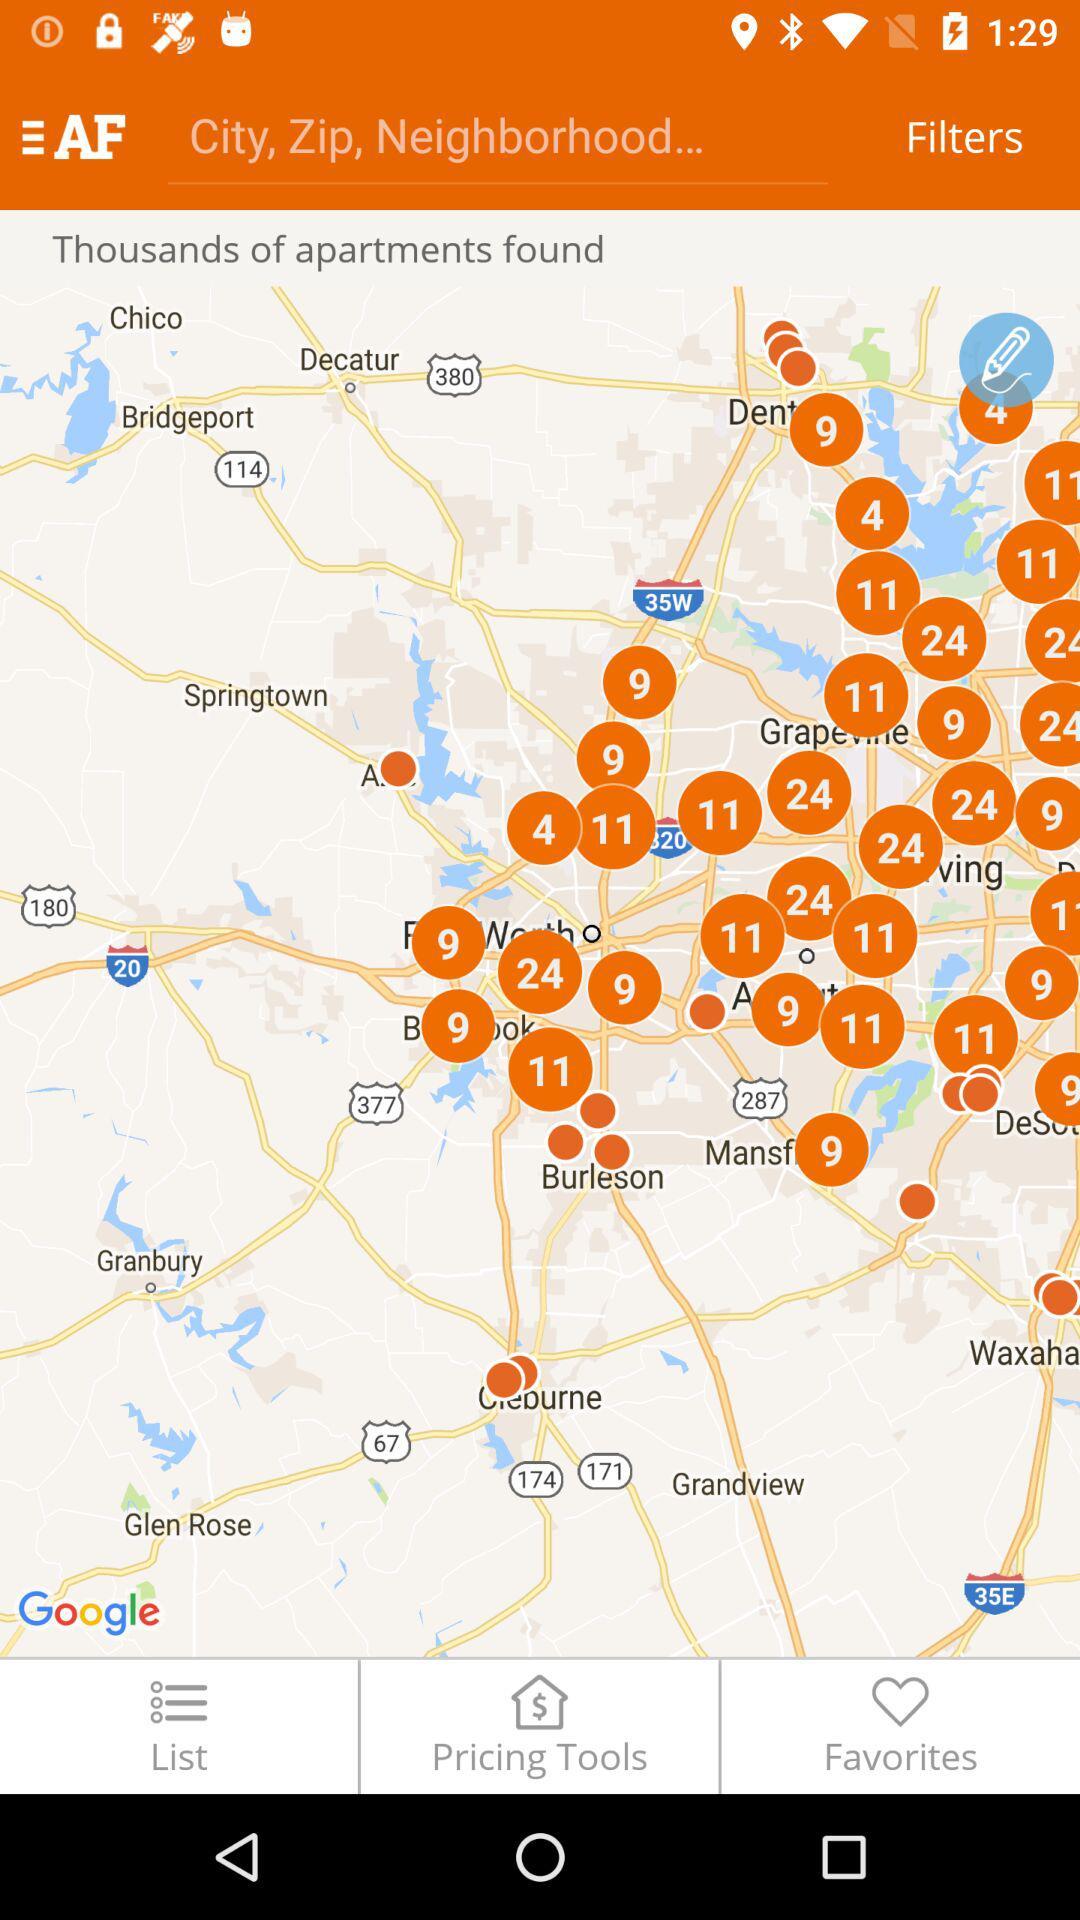  I want to click on icon above the favorites item, so click(1006, 360).